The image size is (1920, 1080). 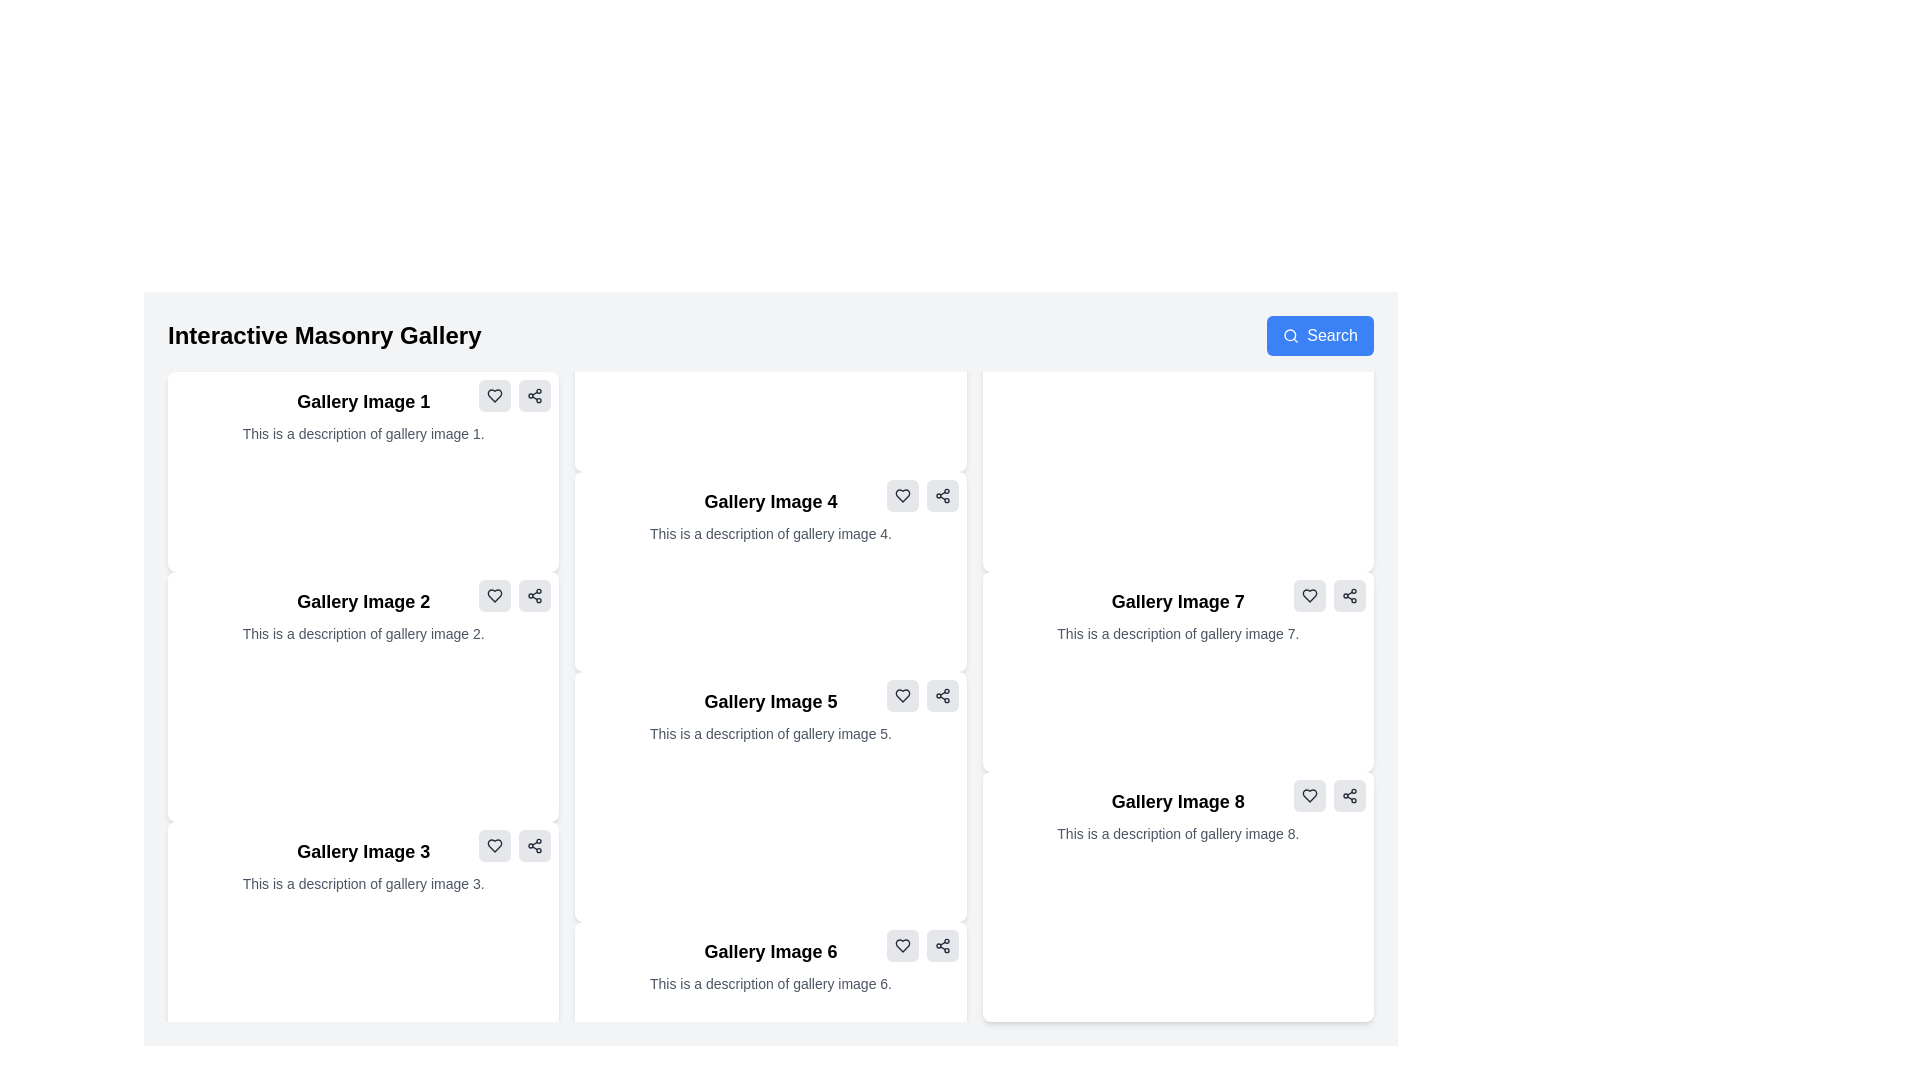 What do you see at coordinates (901, 694) in the screenshot?
I see `the 'like' icon button located in the top-right corner of the card for 'Gallery Image 5'` at bounding box center [901, 694].